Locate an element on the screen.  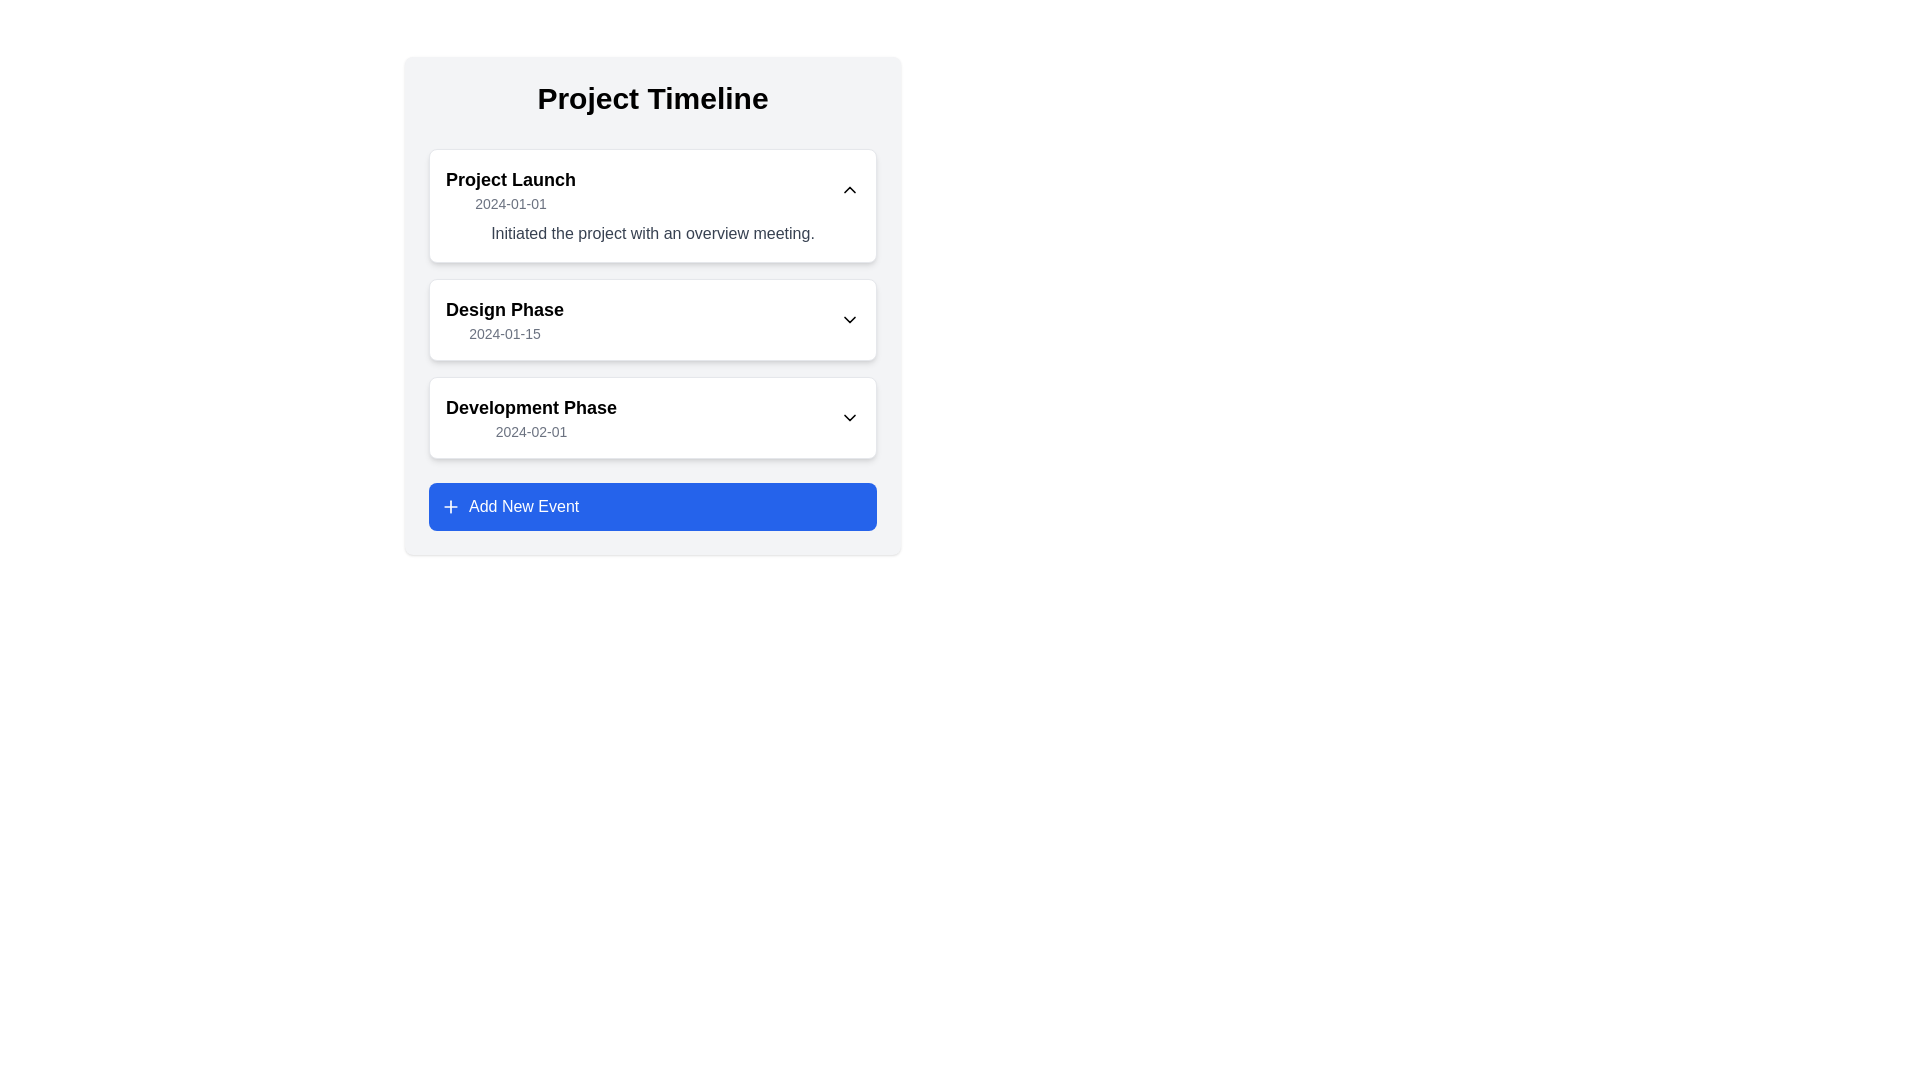
the chevron icon in the top-right corner of the 'Design Phase' card is located at coordinates (849, 319).